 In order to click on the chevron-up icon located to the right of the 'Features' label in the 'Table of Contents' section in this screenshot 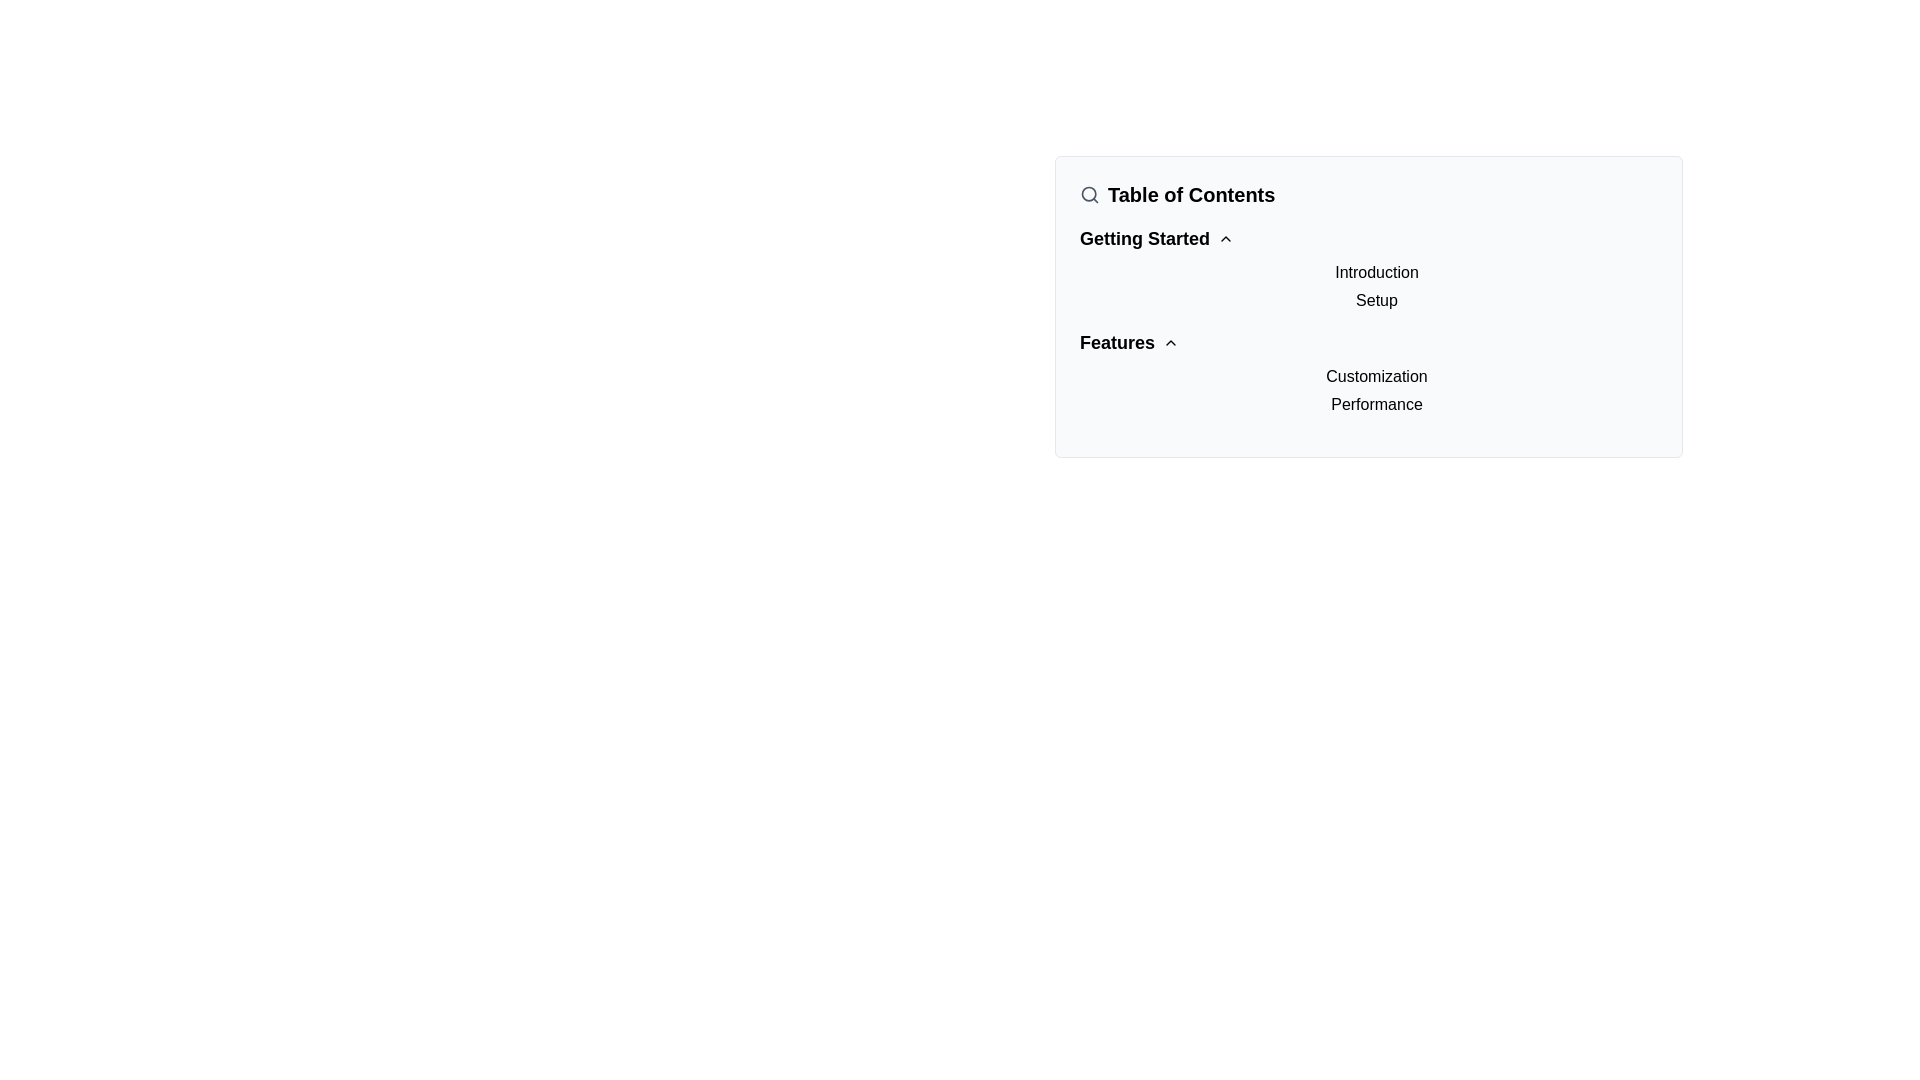, I will do `click(1171, 342)`.